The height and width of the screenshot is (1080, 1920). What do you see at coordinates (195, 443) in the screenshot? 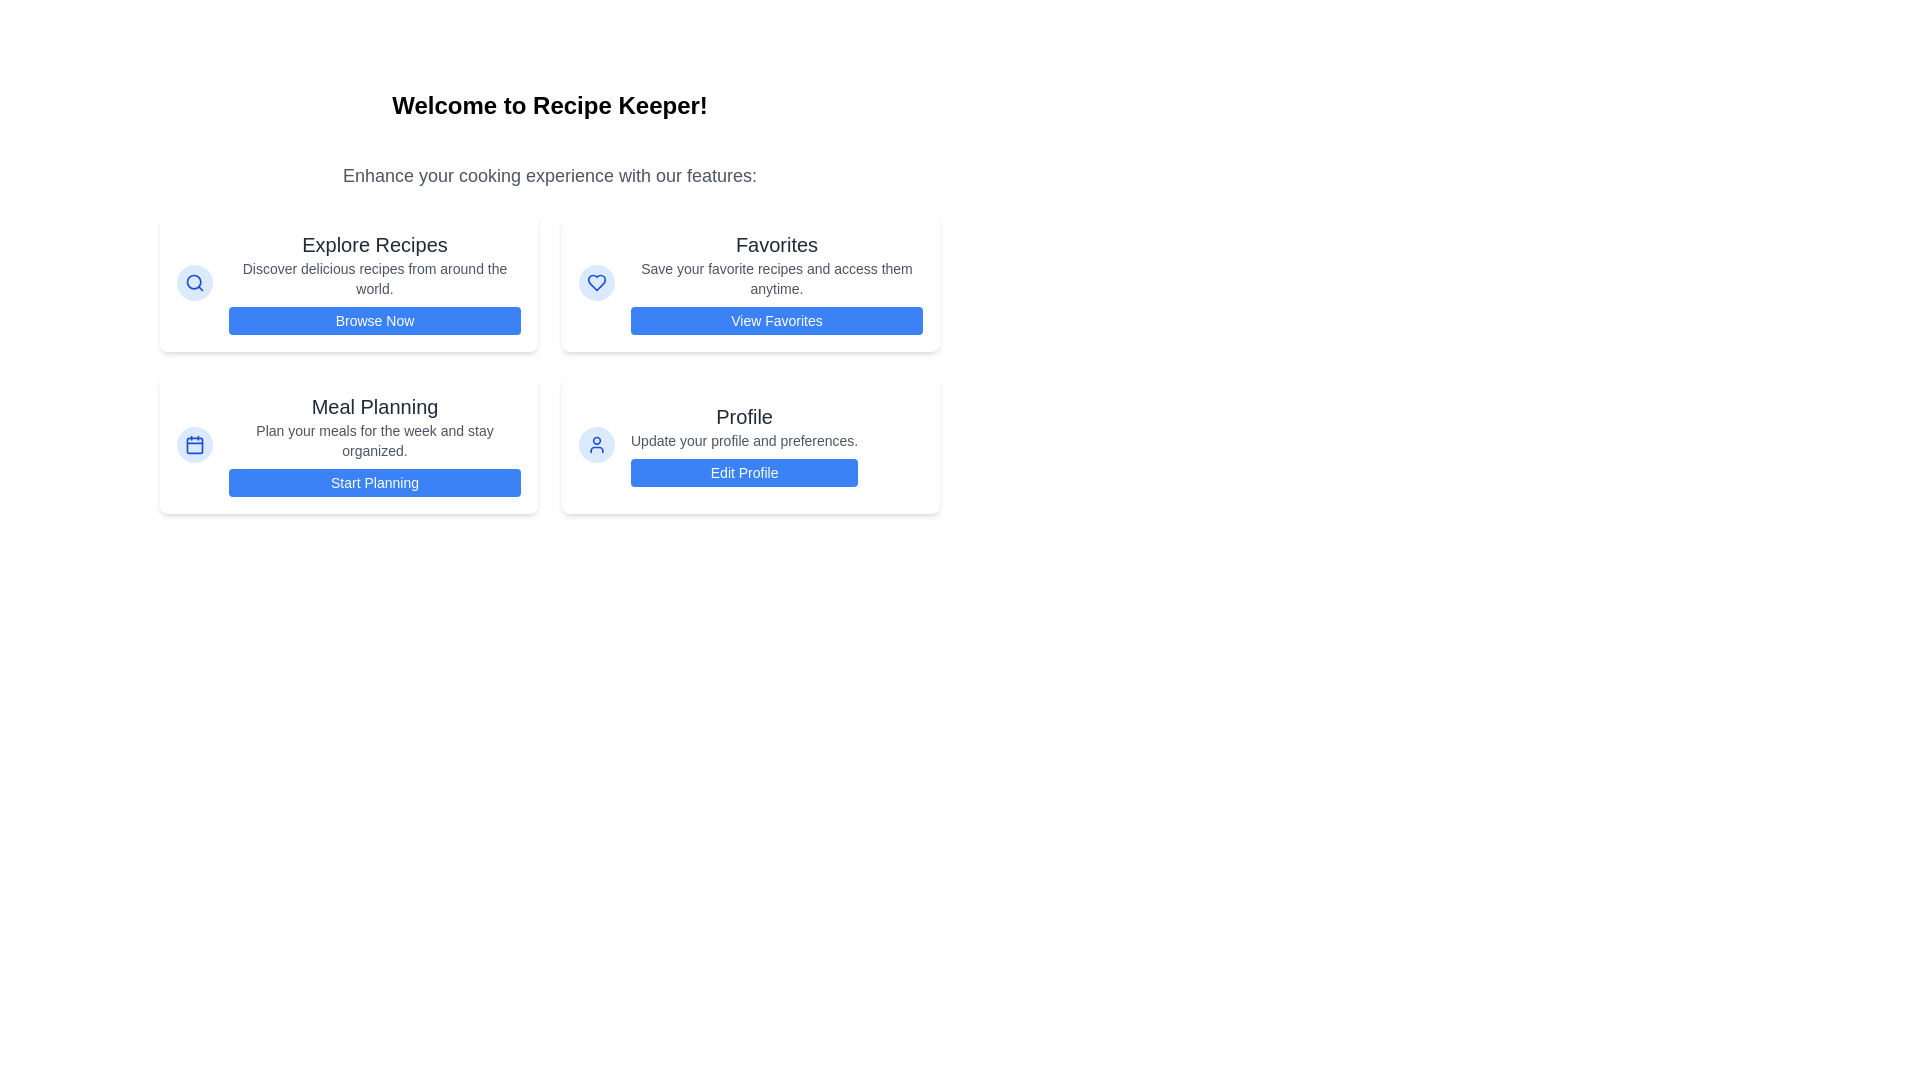
I see `the decorative rectangle with rounded corners that forms the body of the calendar icon, which visually indicates the 'Meal Planning' feature` at bounding box center [195, 443].